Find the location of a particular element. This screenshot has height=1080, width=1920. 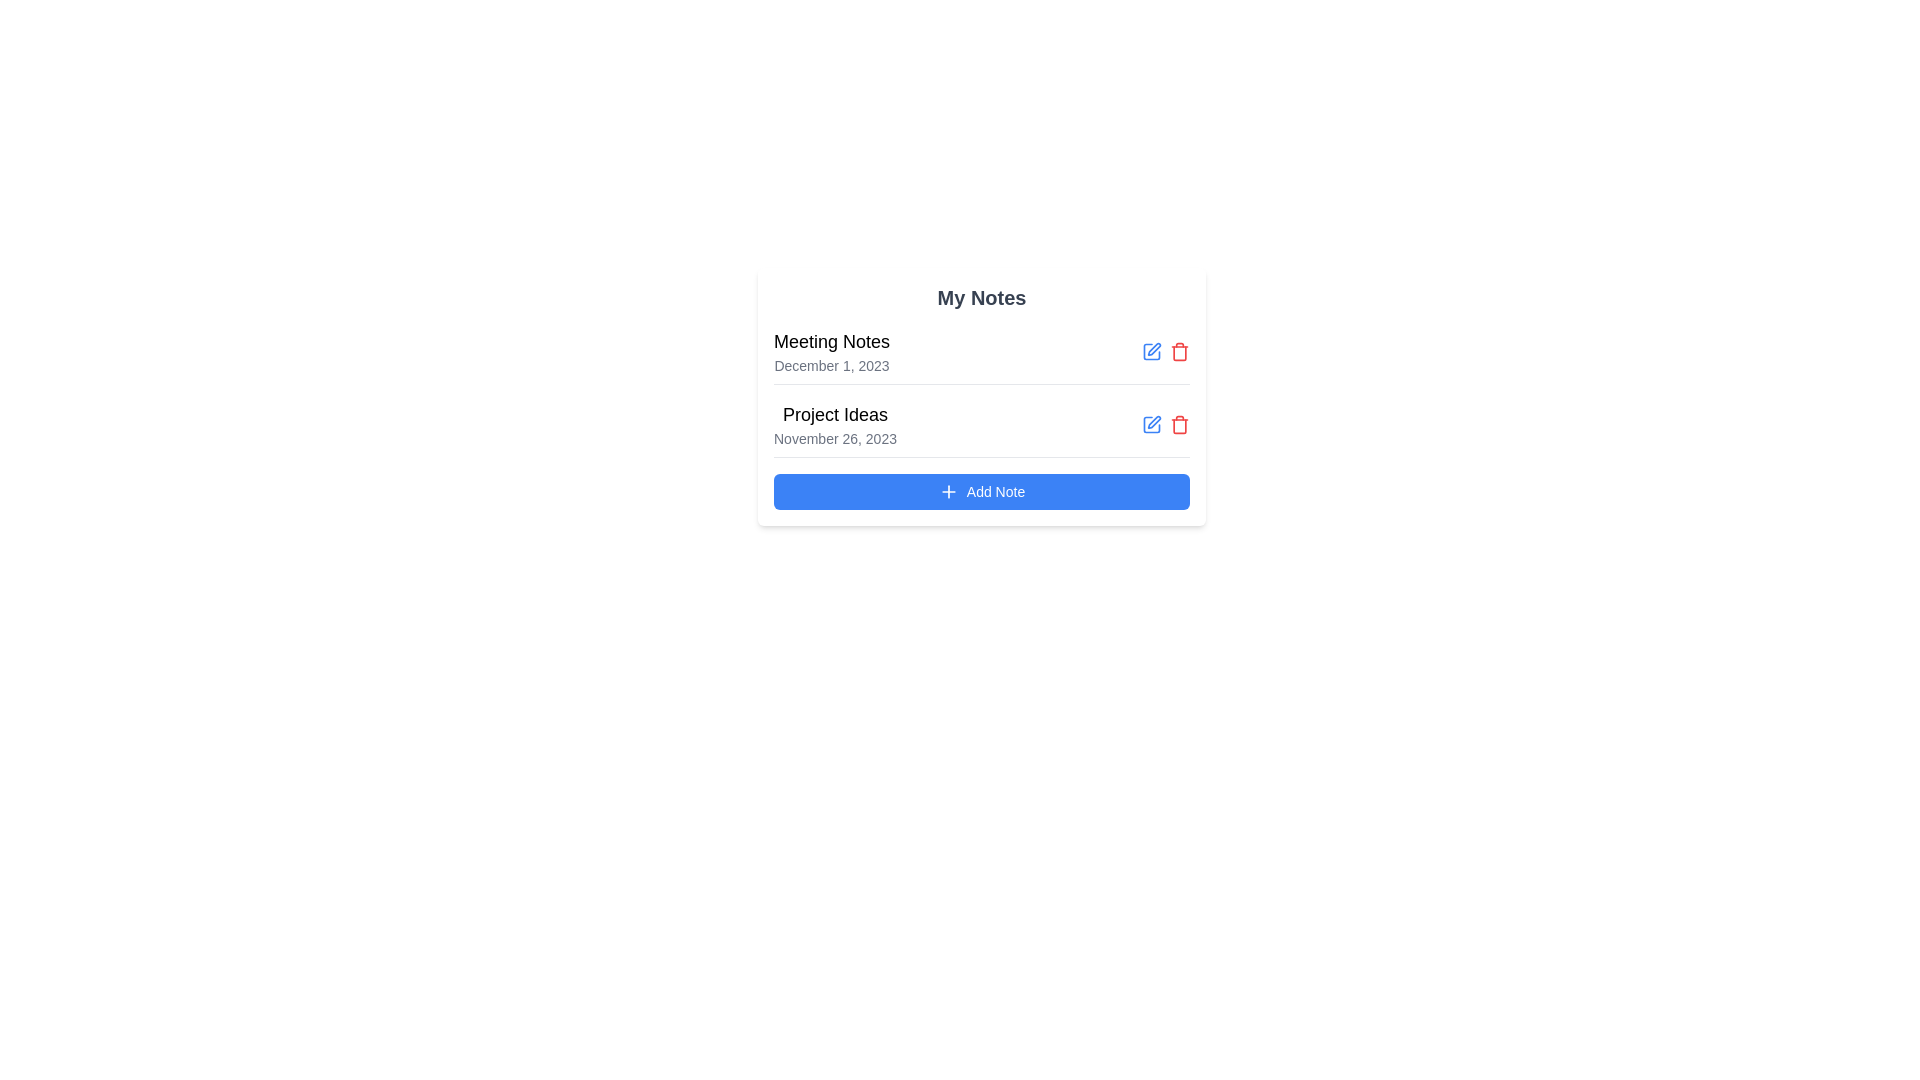

the trash bin icon in the Icon group for deleting the note associated with 'Project Ideas' under the 'My Notes' section is located at coordinates (1166, 423).